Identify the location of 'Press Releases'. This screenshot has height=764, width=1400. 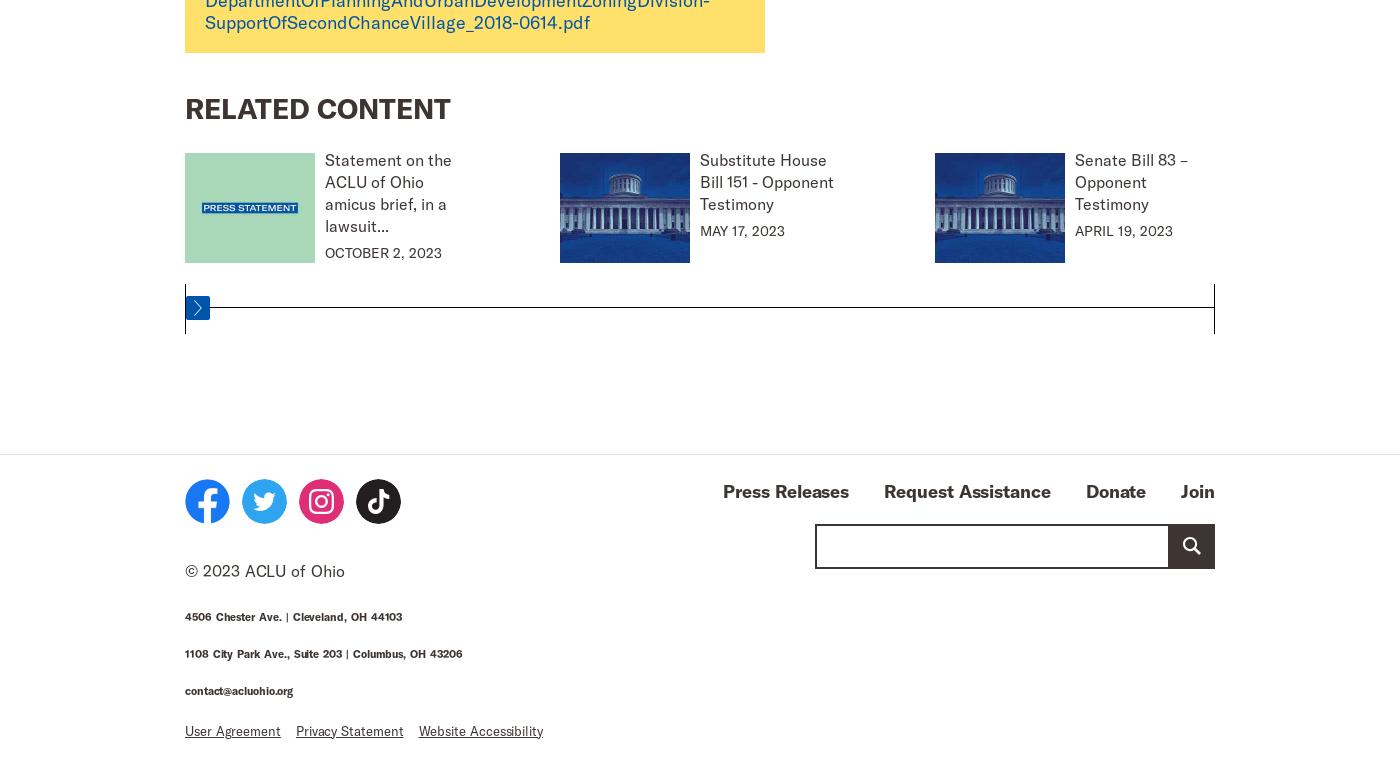
(785, 489).